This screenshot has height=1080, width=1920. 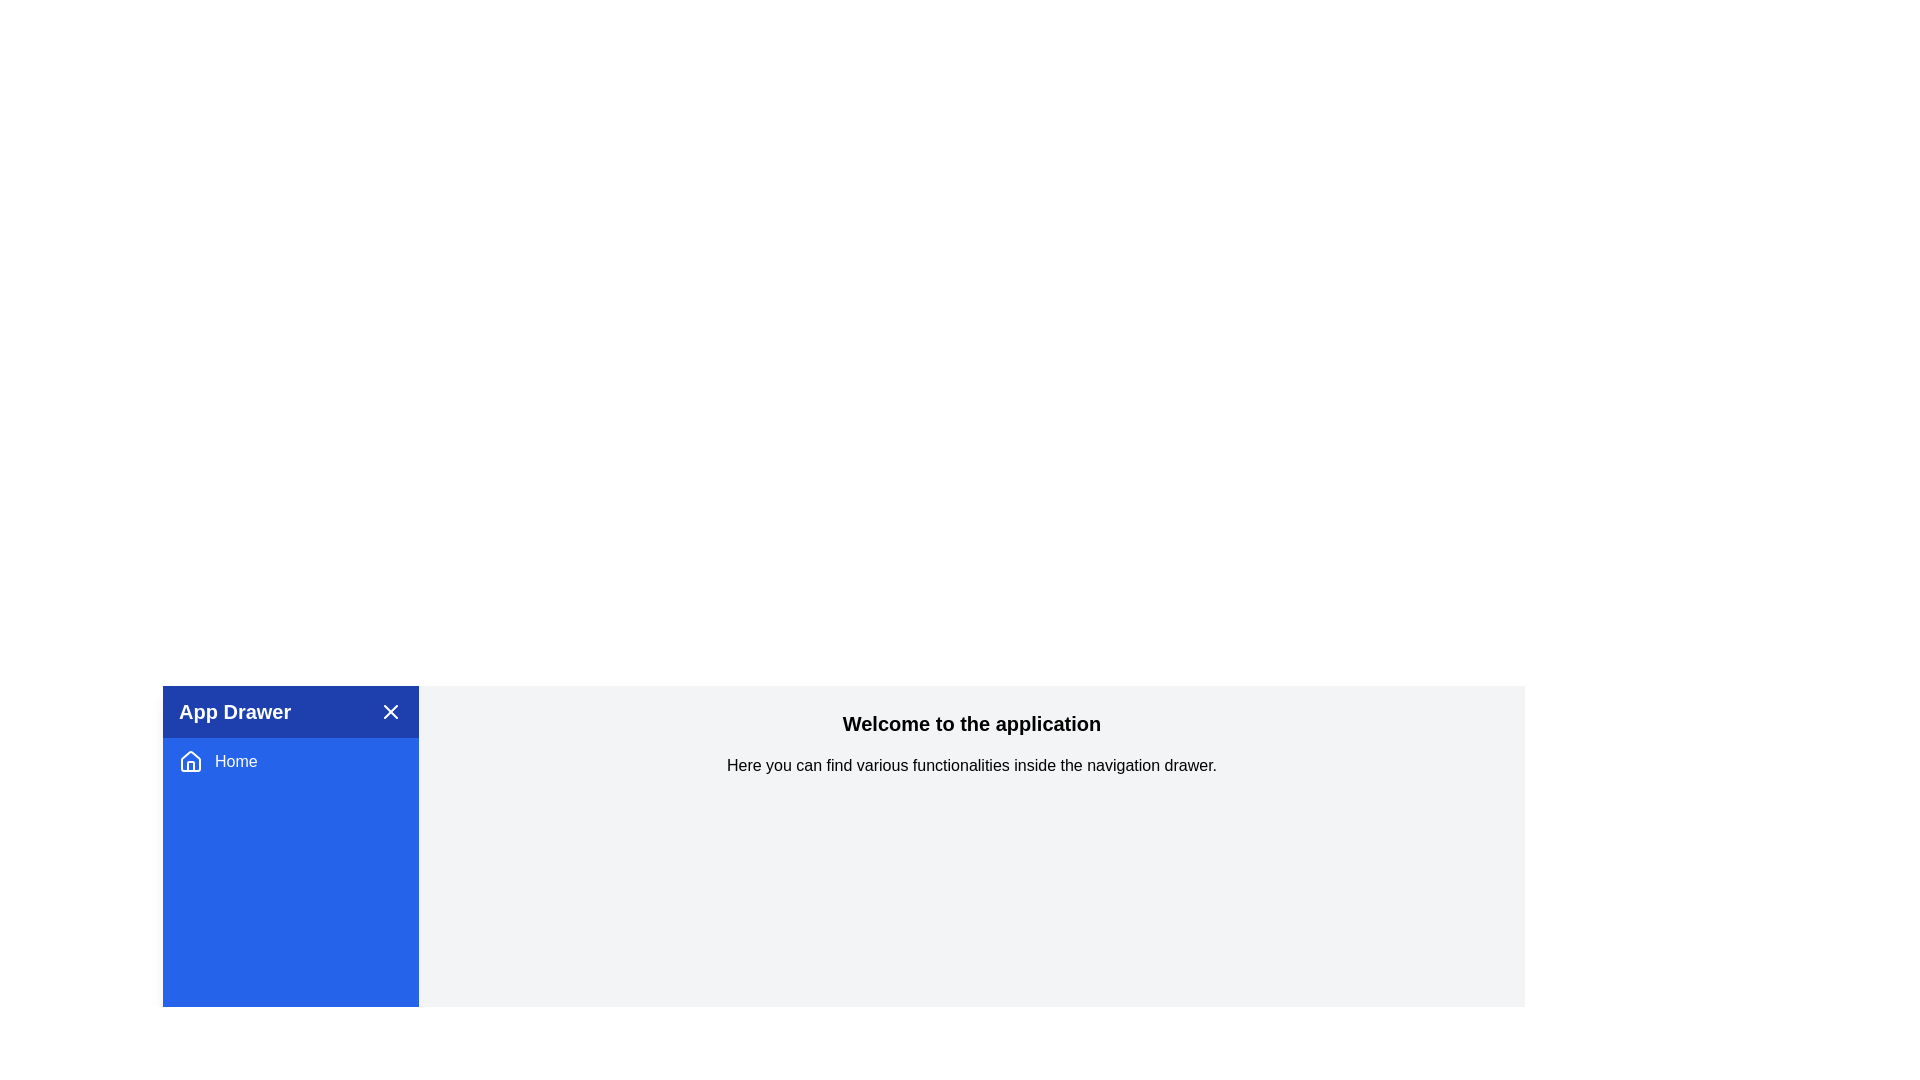 I want to click on static text element labeled 'App Drawer' located in the blue header bar at the top of the sidebar navigation drawer, so click(x=235, y=711).